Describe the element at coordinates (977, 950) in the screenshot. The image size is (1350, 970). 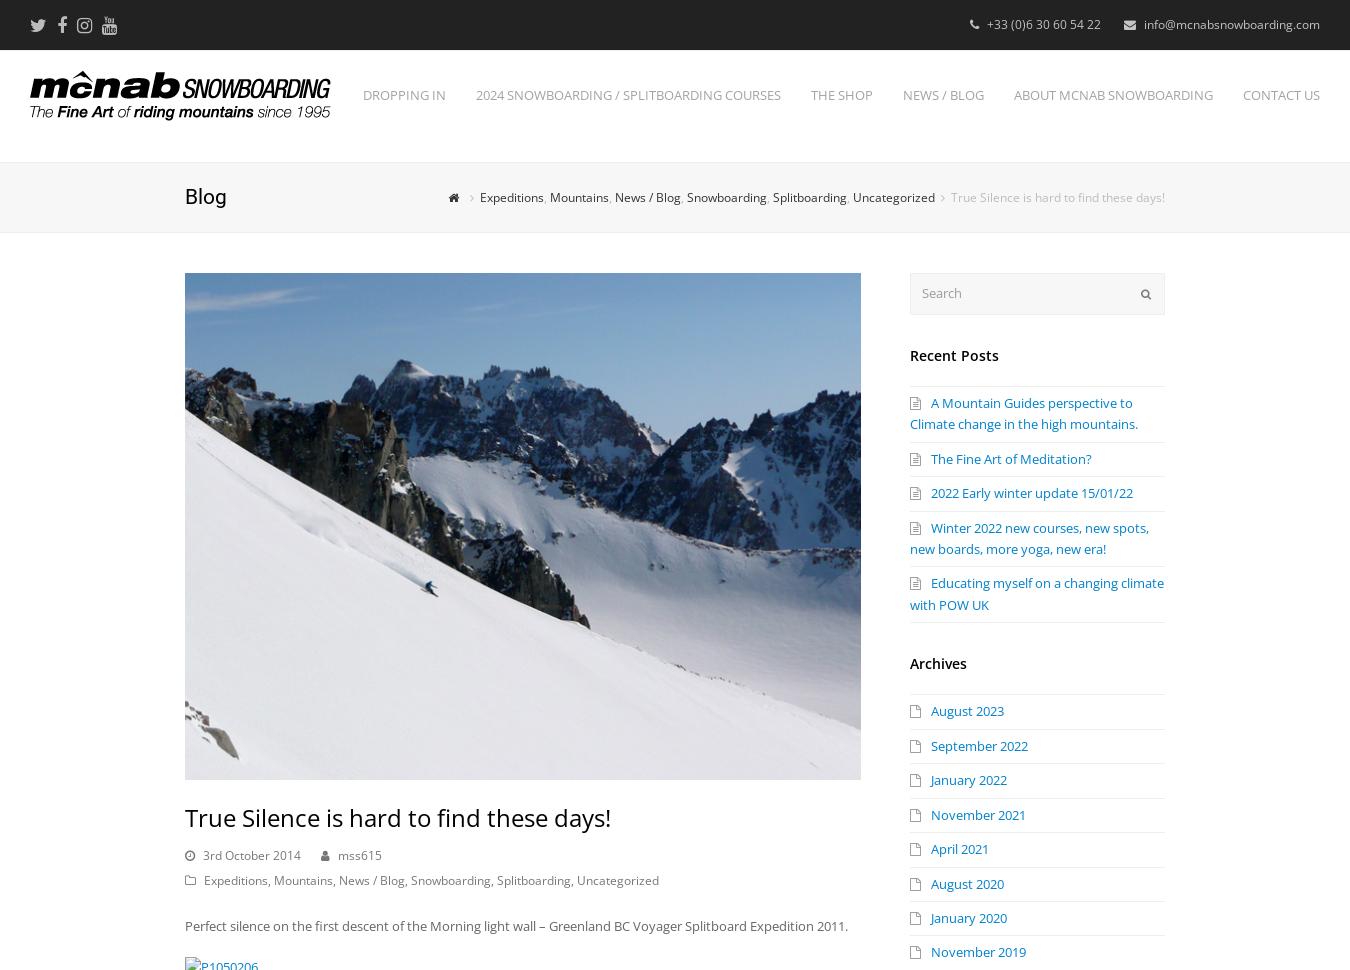
I see `'November 2019'` at that location.